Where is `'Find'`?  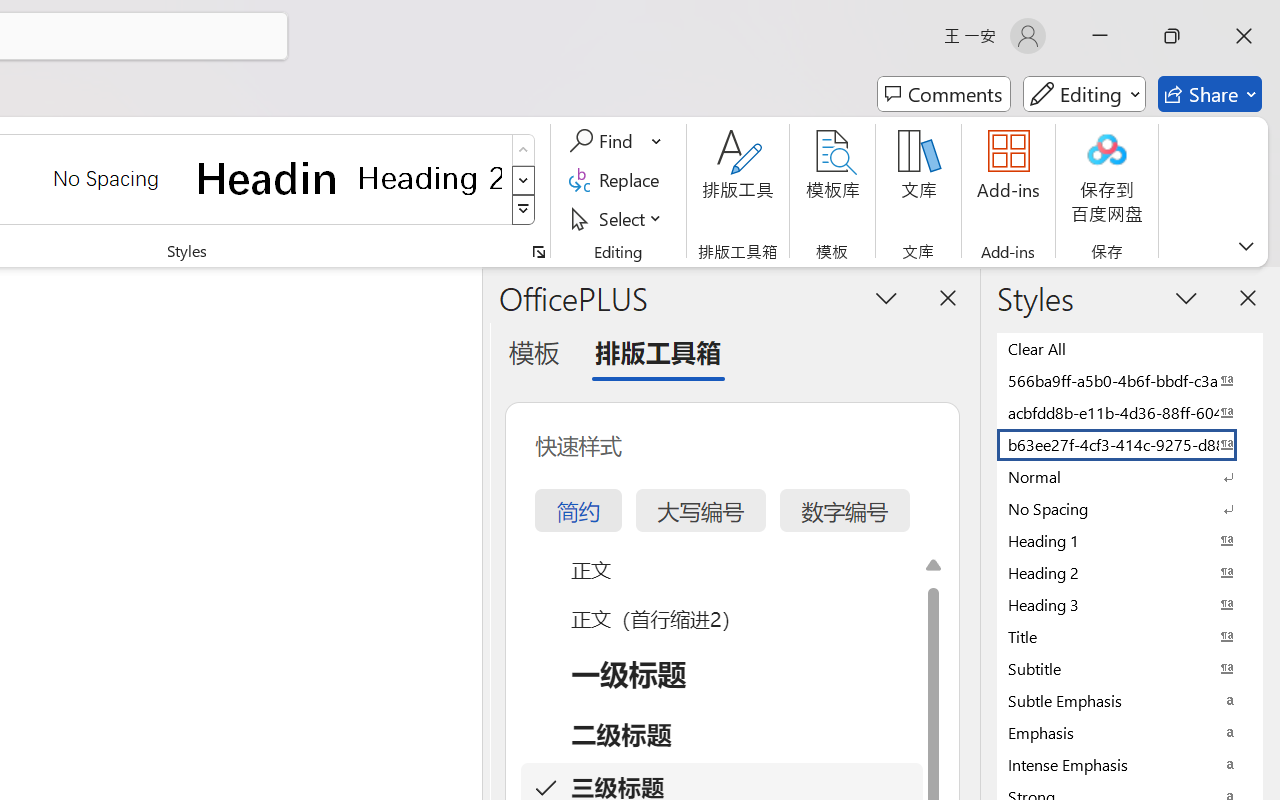 'Find' is located at coordinates (615, 141).